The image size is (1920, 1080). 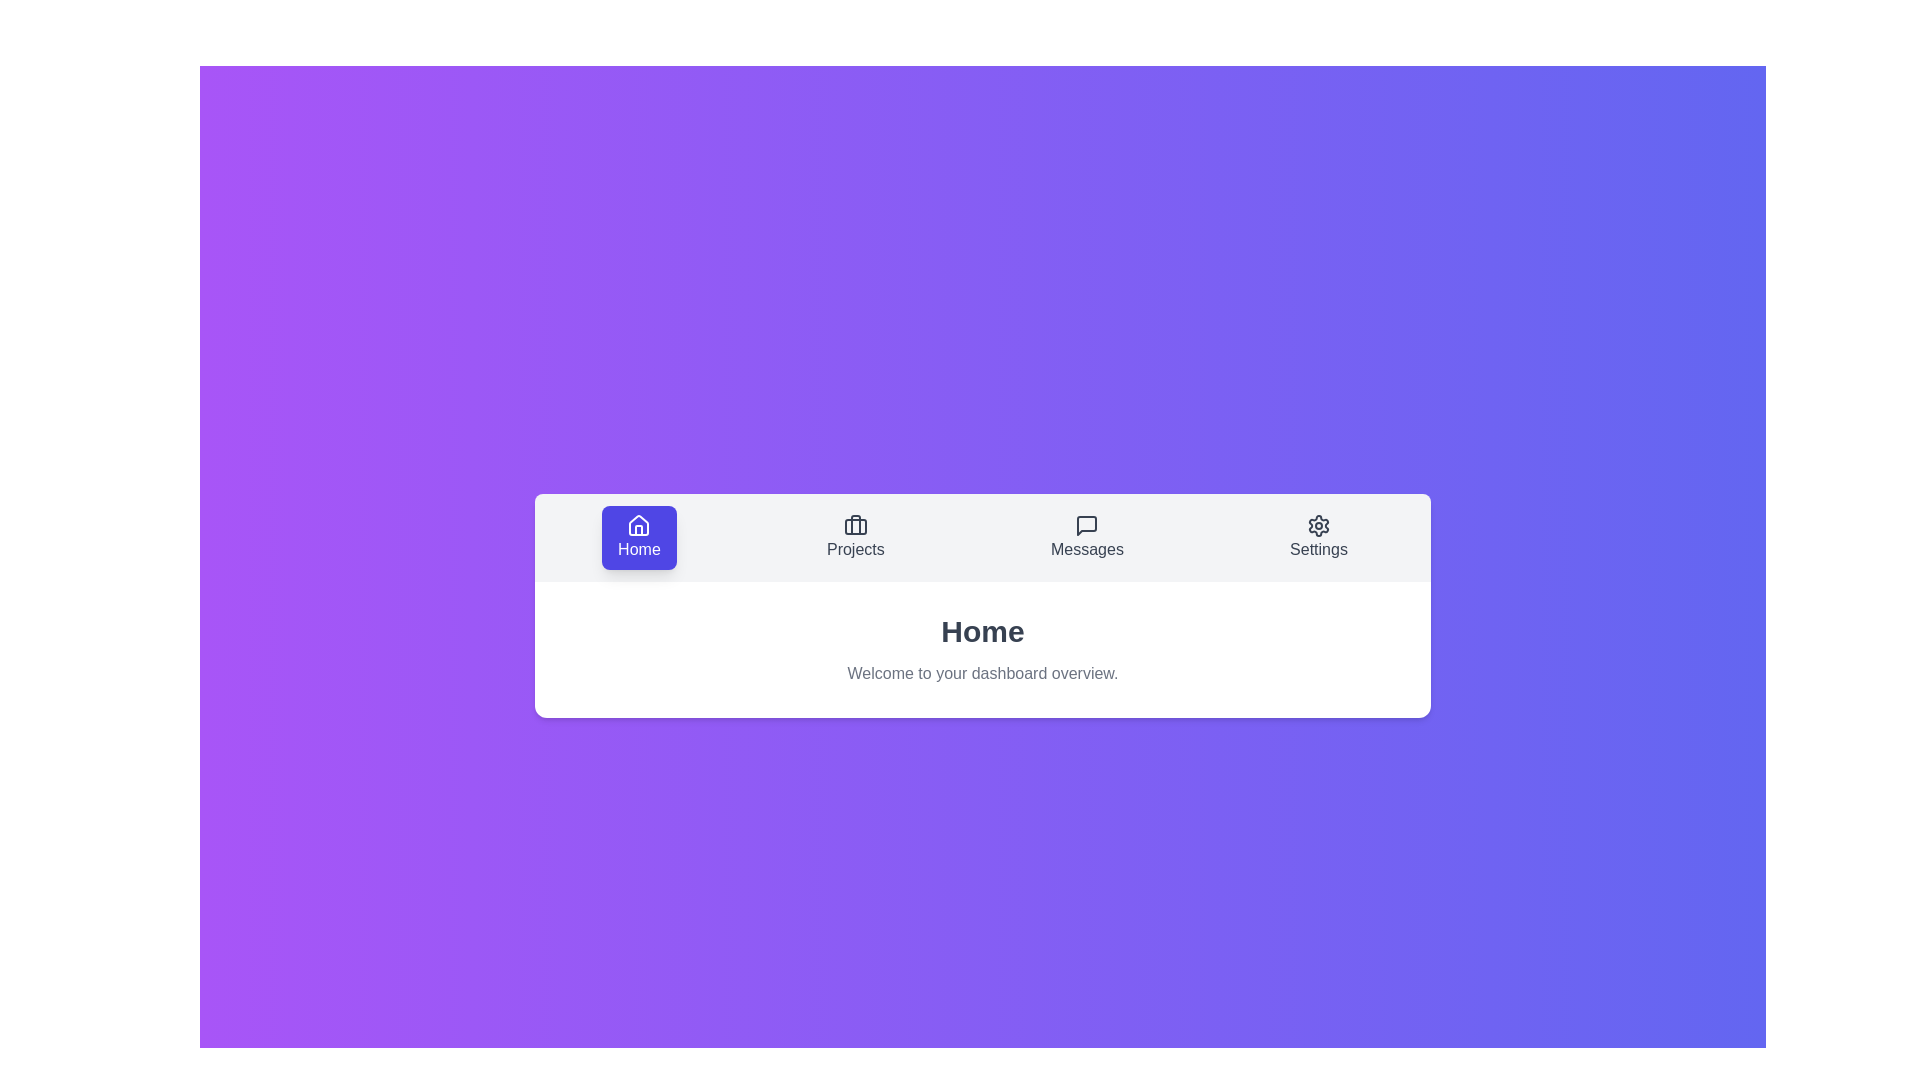 What do you see at coordinates (1085, 536) in the screenshot?
I see `the Messages tab to view its content` at bounding box center [1085, 536].